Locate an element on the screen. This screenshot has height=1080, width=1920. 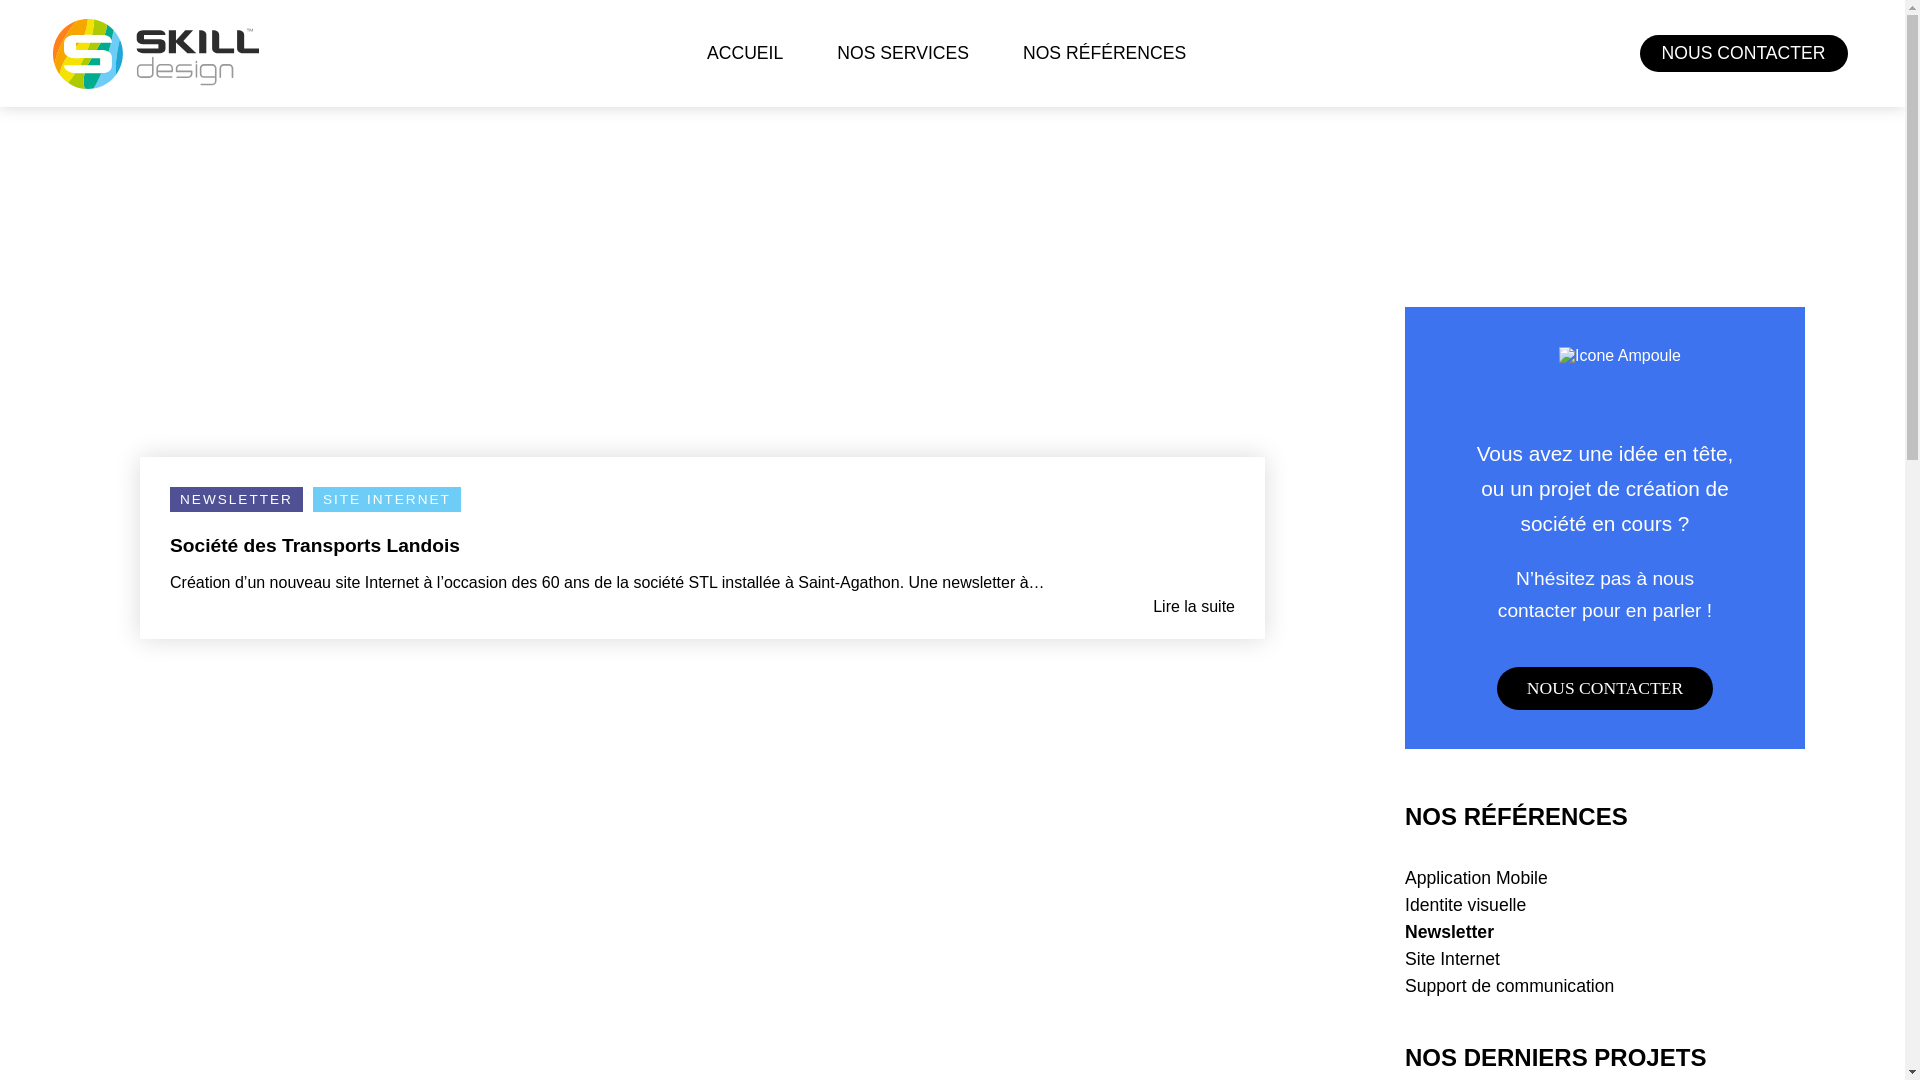
'Site Internet' is located at coordinates (1452, 958).